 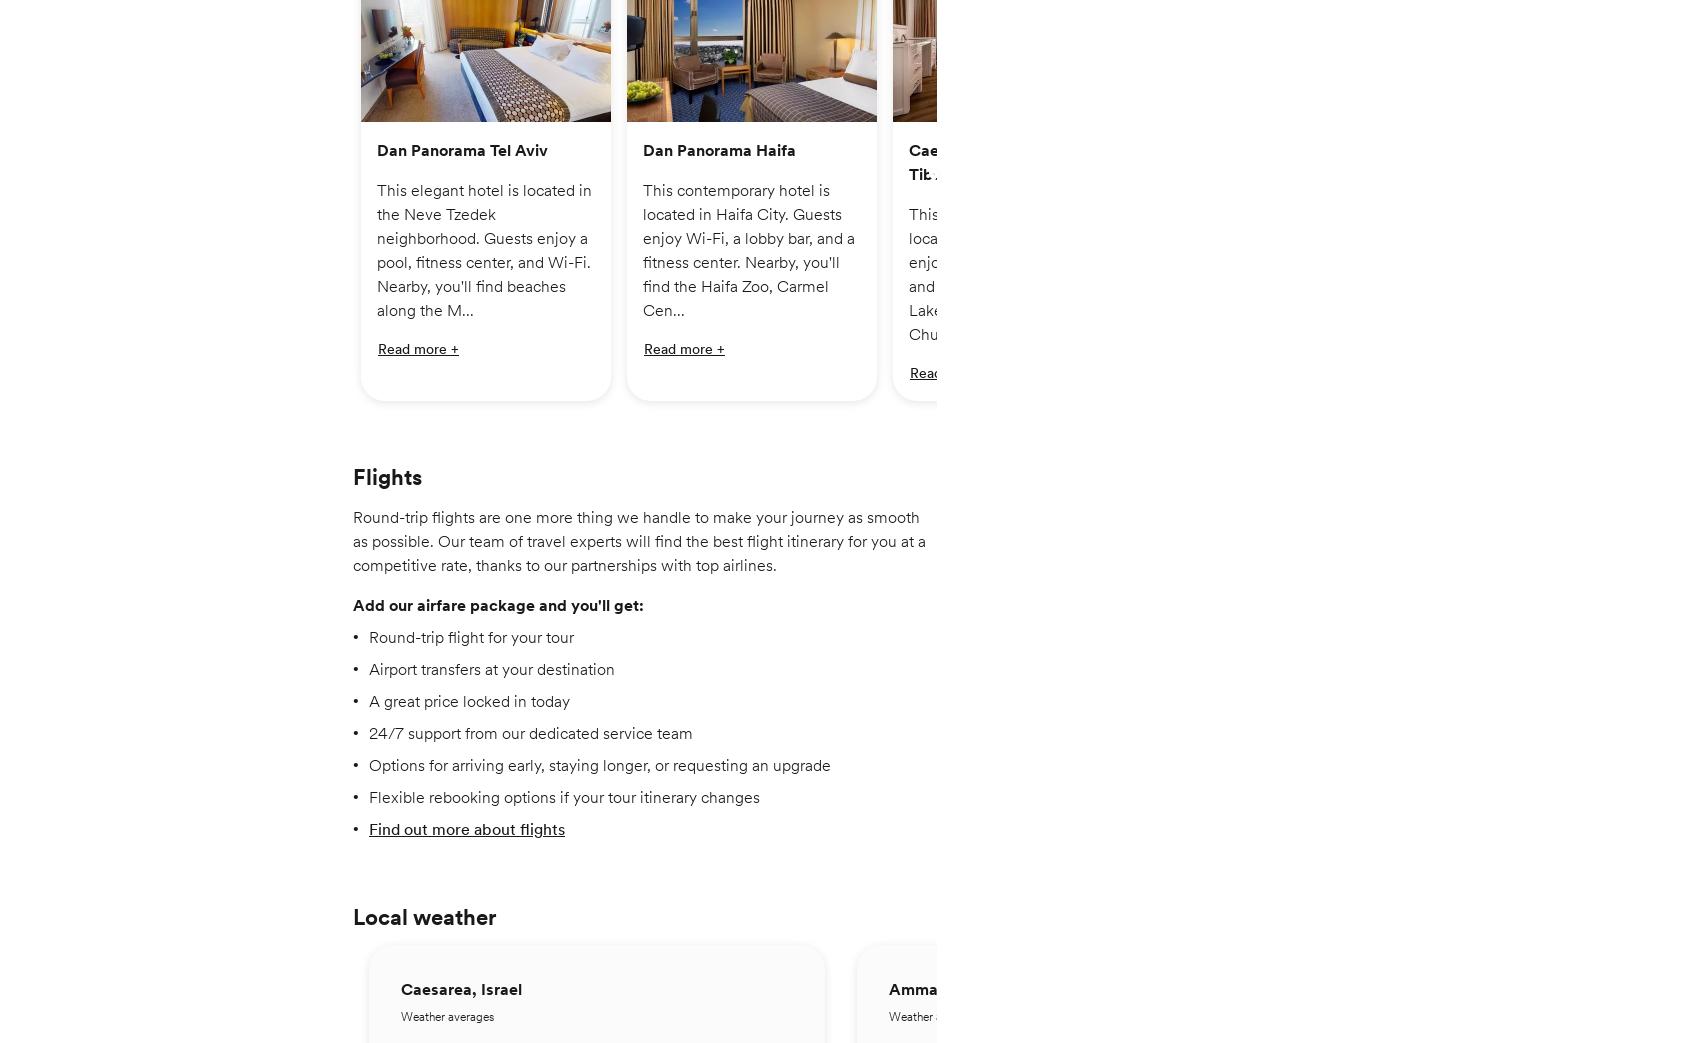 What do you see at coordinates (565, 512) in the screenshot?
I see `'Later, celebrate your trip with your group at a farewell dinner.'` at bounding box center [565, 512].